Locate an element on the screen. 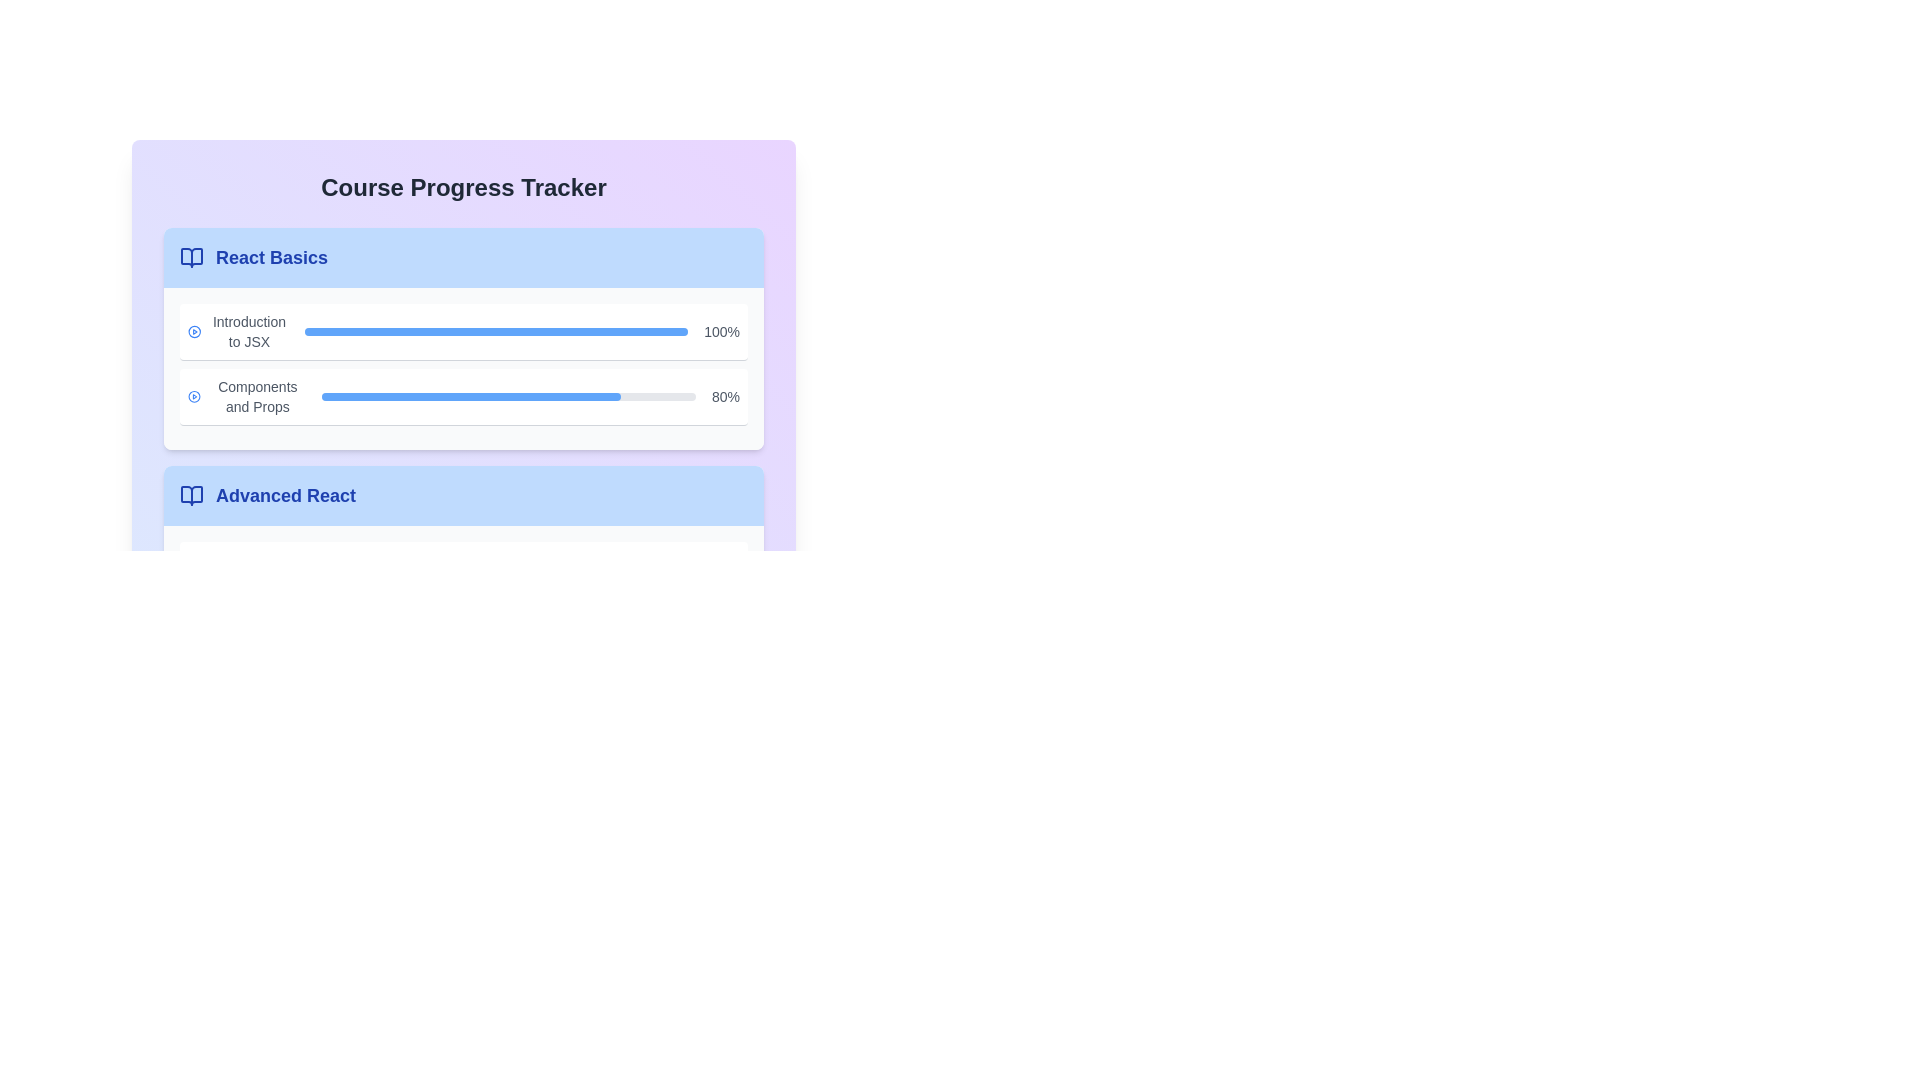 This screenshot has height=1080, width=1920. displayed progress percentage (100%) on the Text label located in the top-right corner of the card section for the 'Introduction to JSX' task, which is positioned to the right of the progress bar is located at coordinates (721, 330).